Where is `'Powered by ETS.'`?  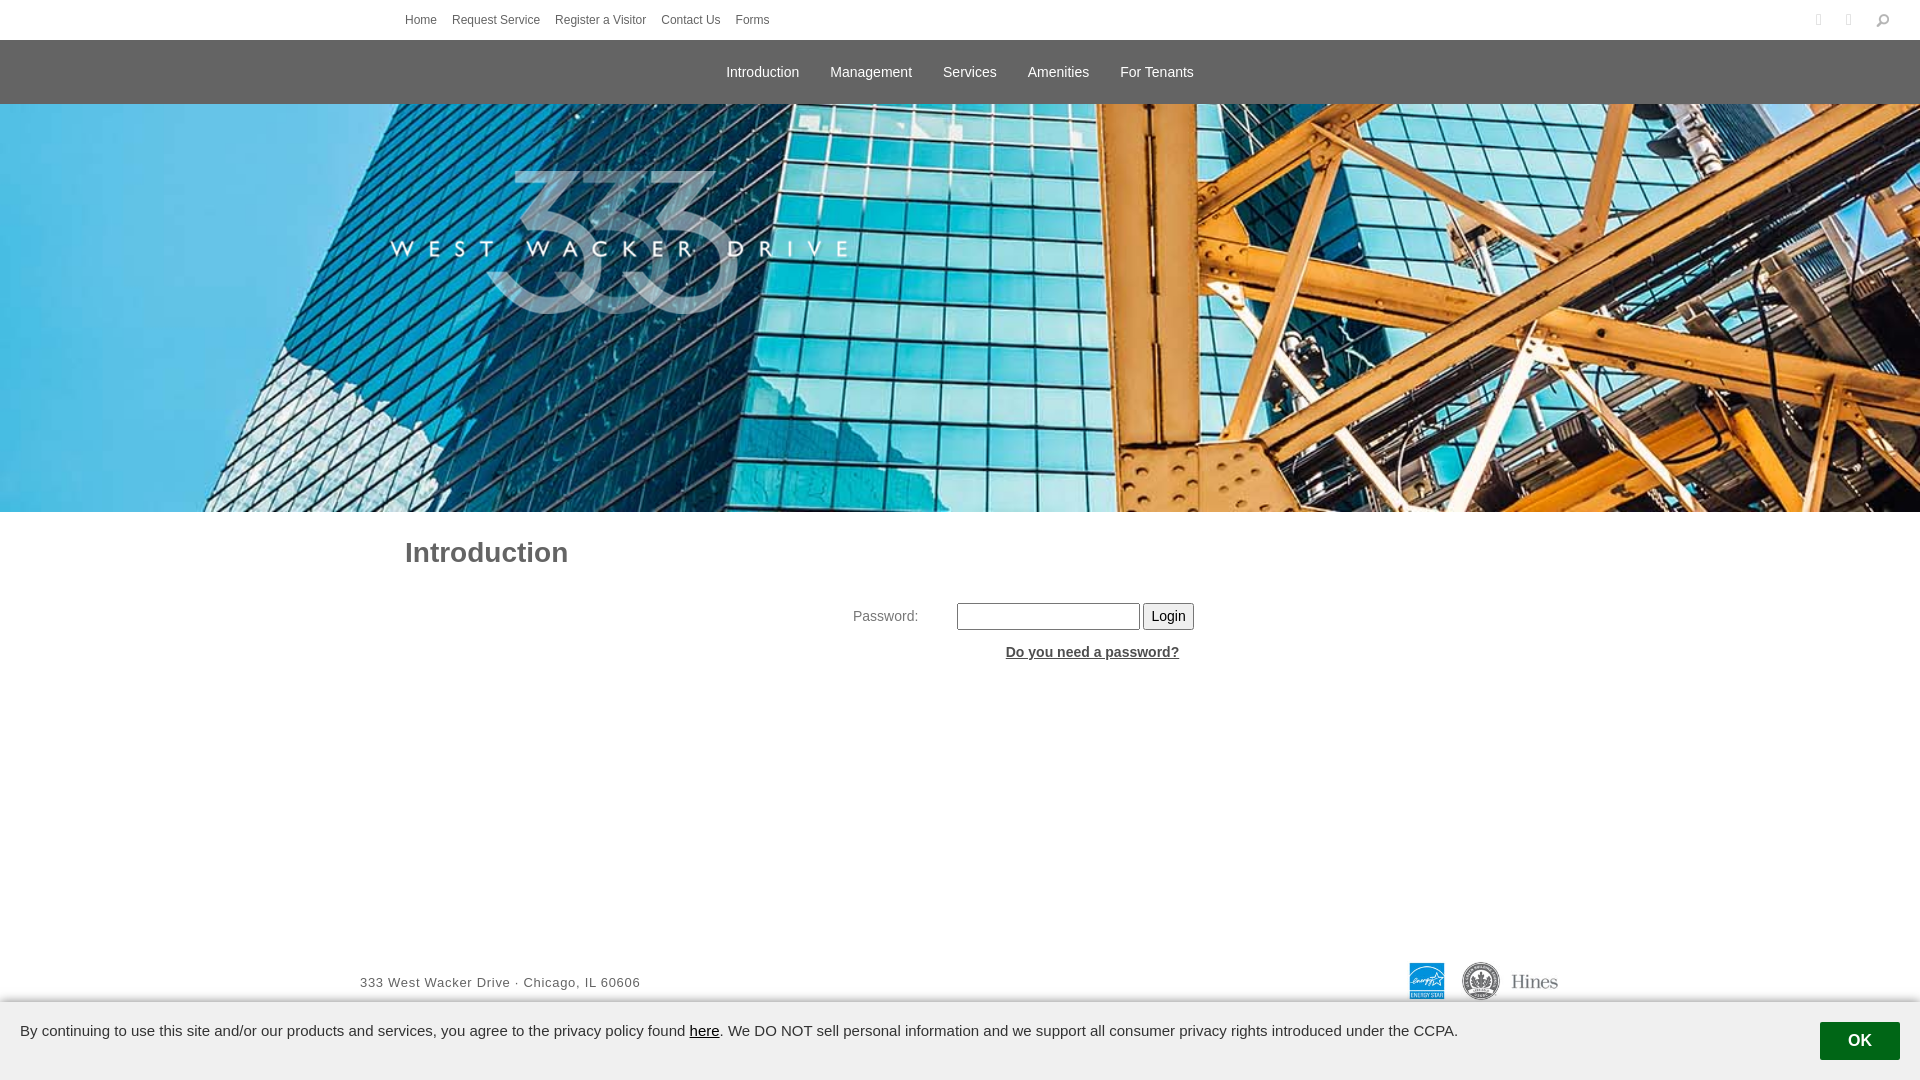
'Powered by ETS.' is located at coordinates (948, 1025).